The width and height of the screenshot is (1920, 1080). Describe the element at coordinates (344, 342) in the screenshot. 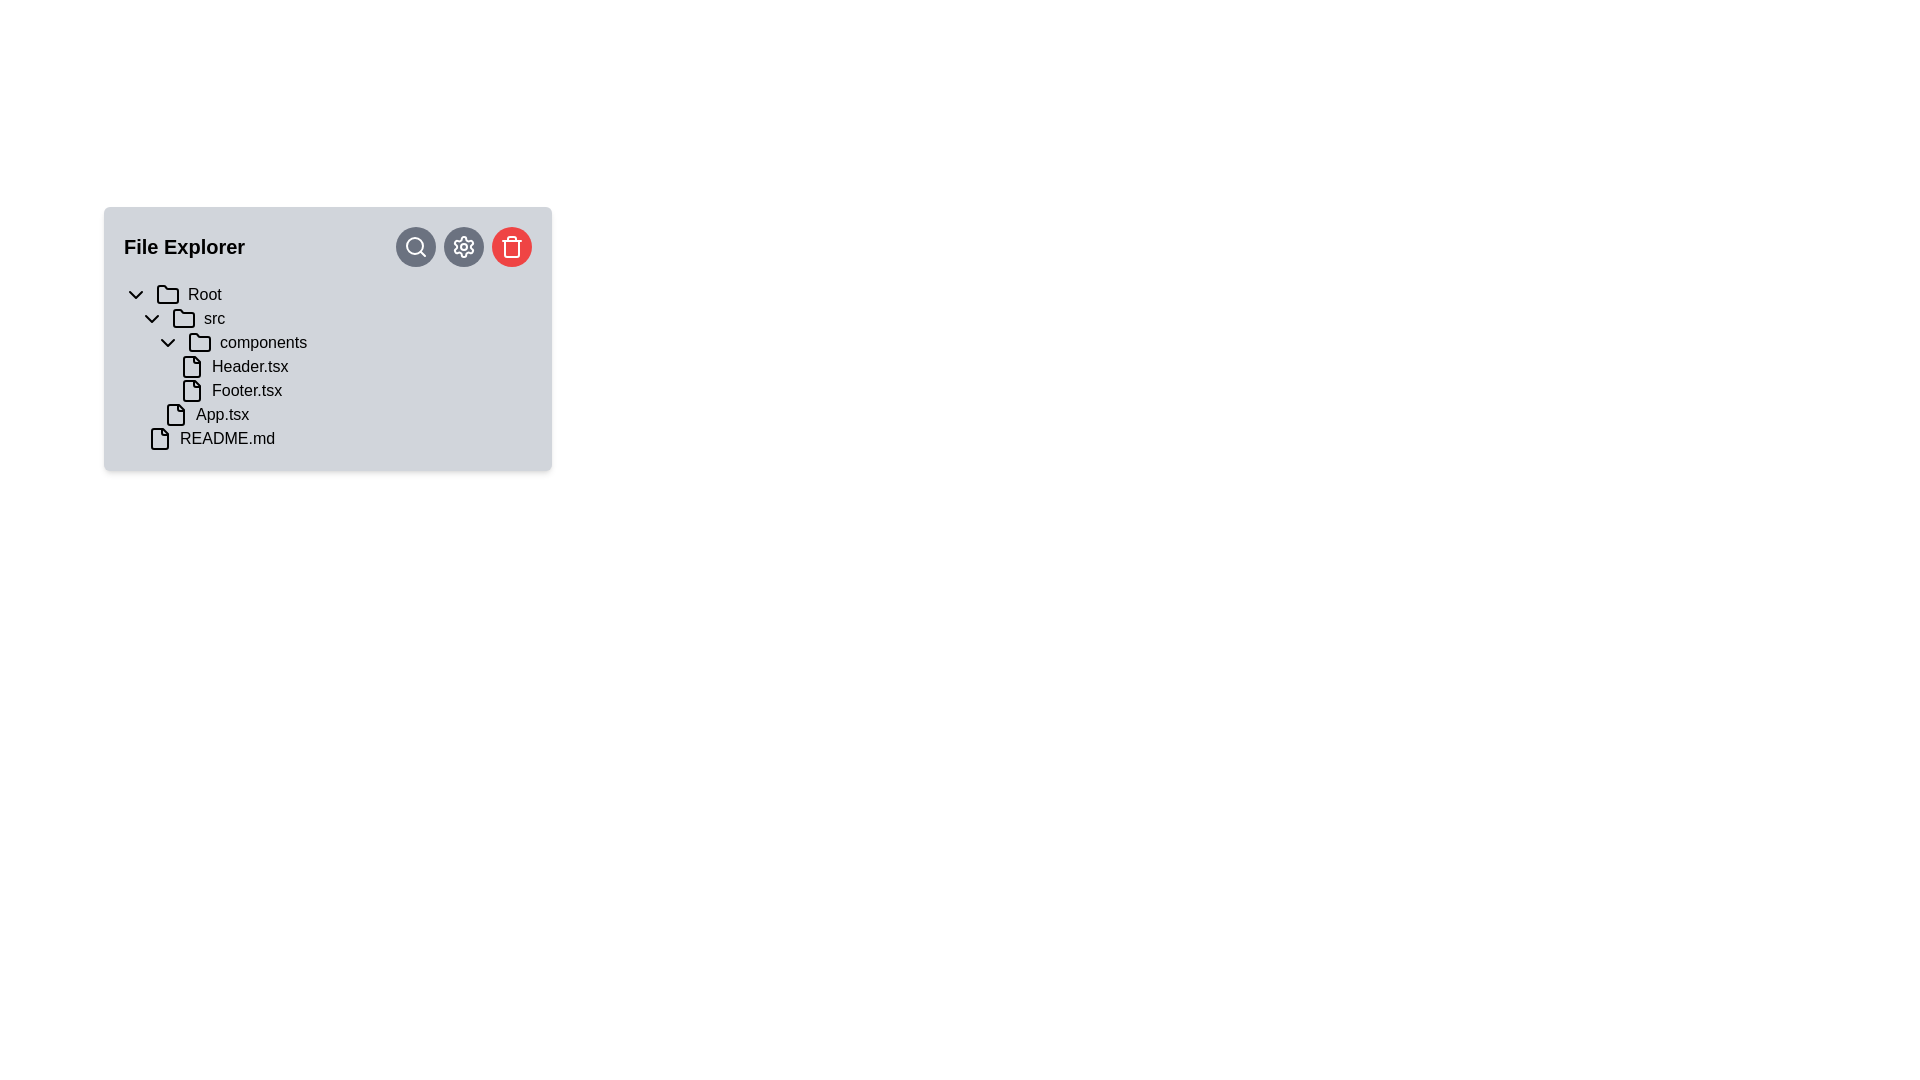

I see `the 'components' folder item in the left panel of the 'File Explorer'` at that location.